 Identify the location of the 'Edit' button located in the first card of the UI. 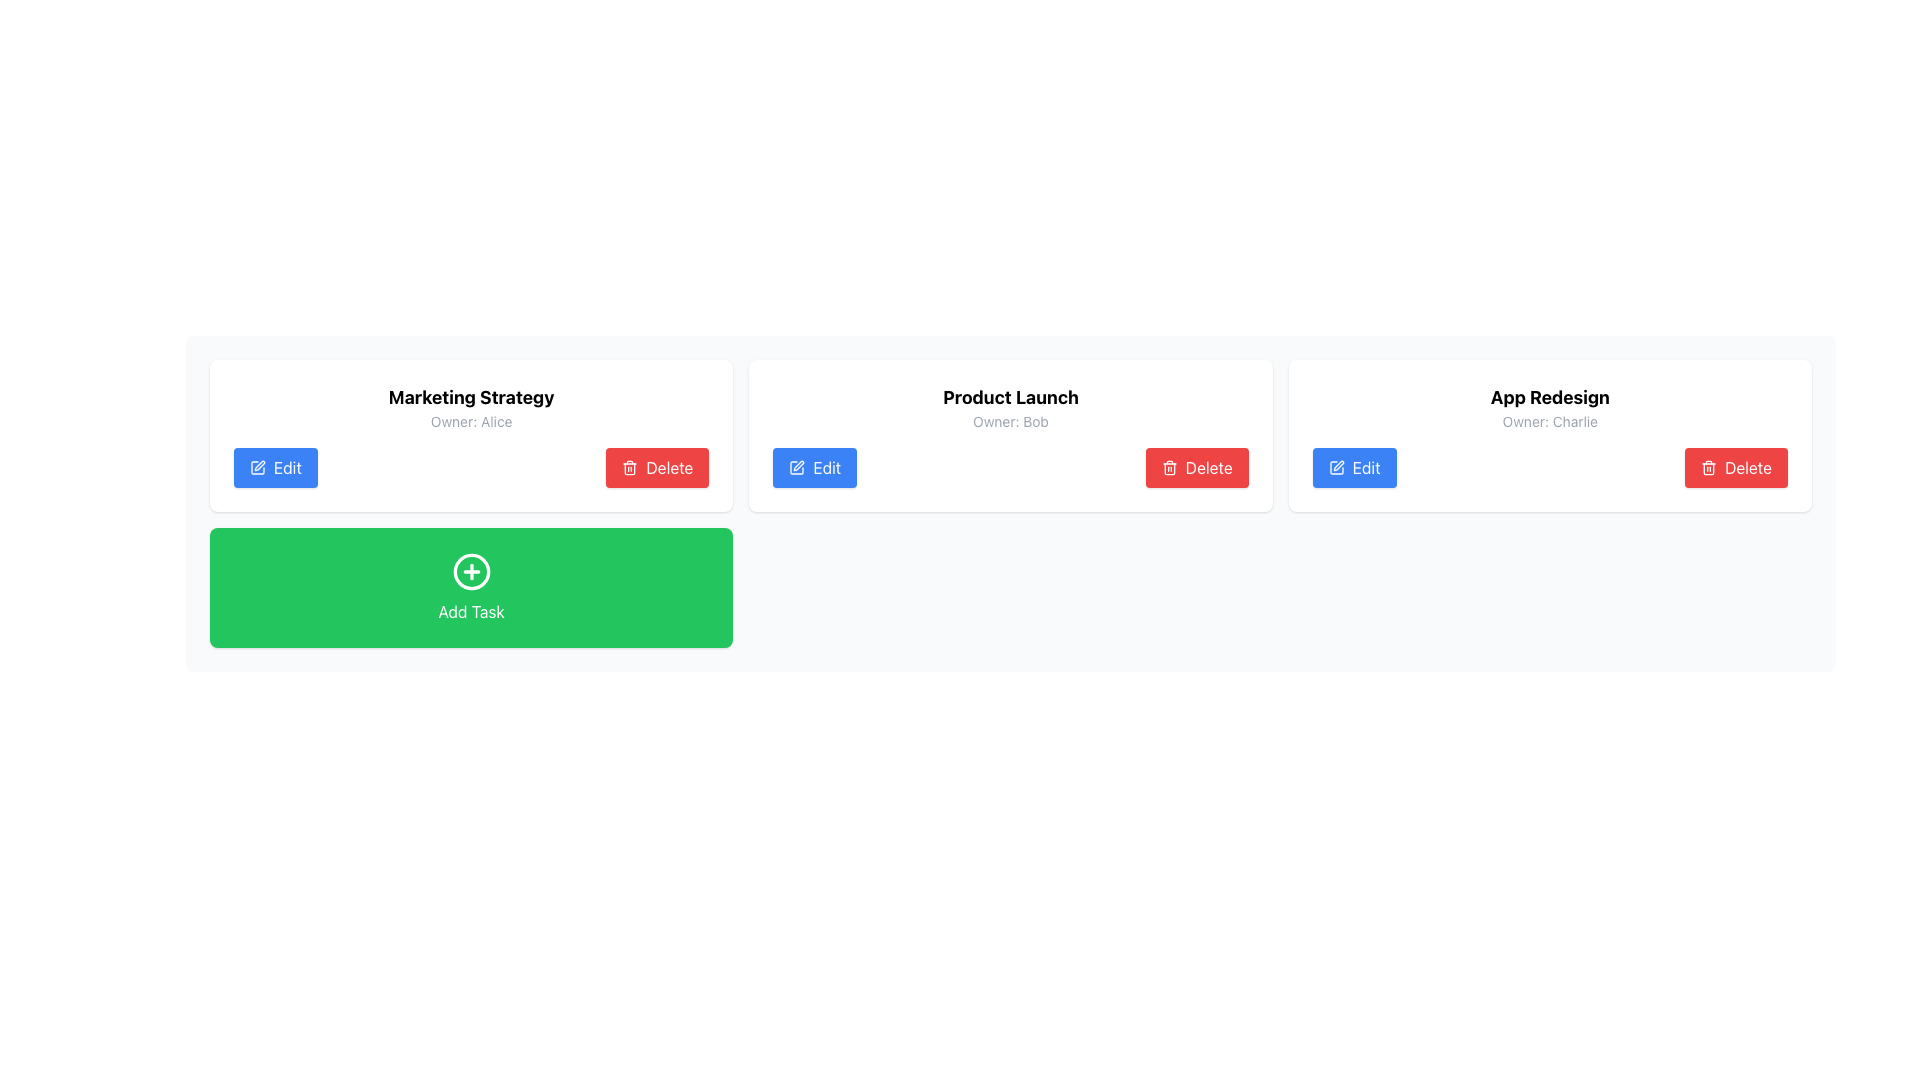
(257, 467).